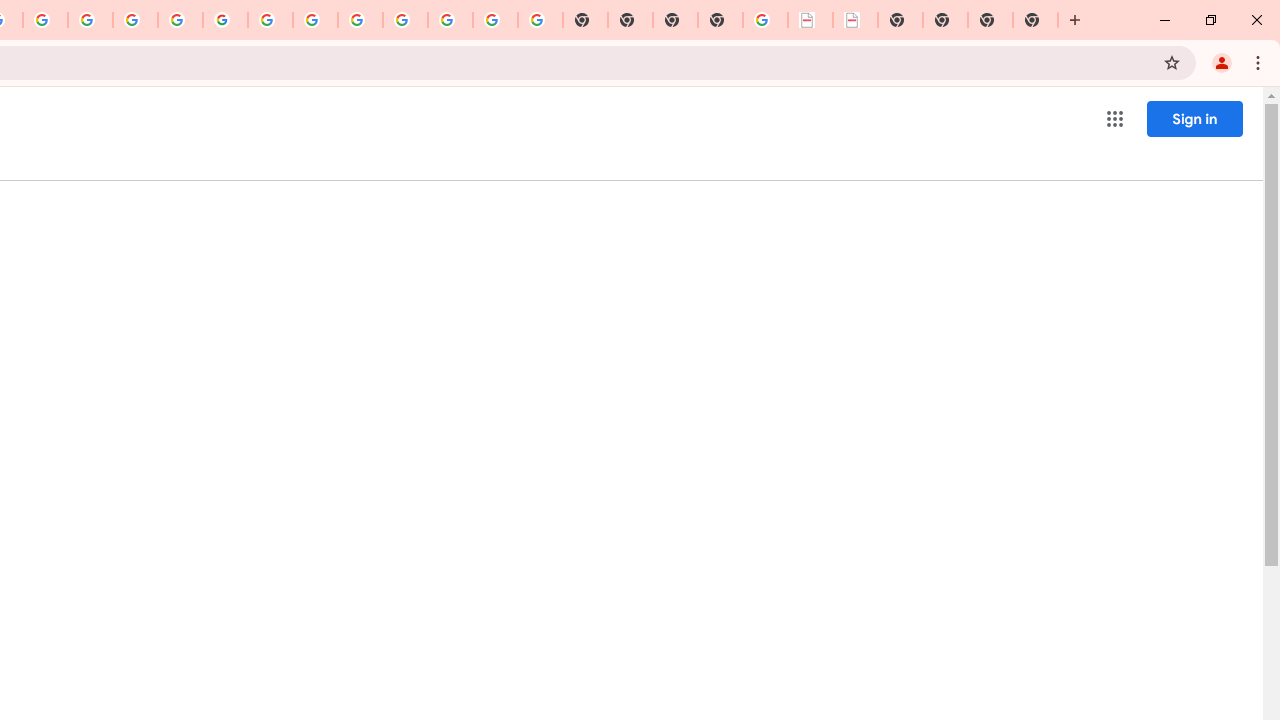 The height and width of the screenshot is (720, 1280). What do you see at coordinates (1259, 61) in the screenshot?
I see `'Chrome'` at bounding box center [1259, 61].